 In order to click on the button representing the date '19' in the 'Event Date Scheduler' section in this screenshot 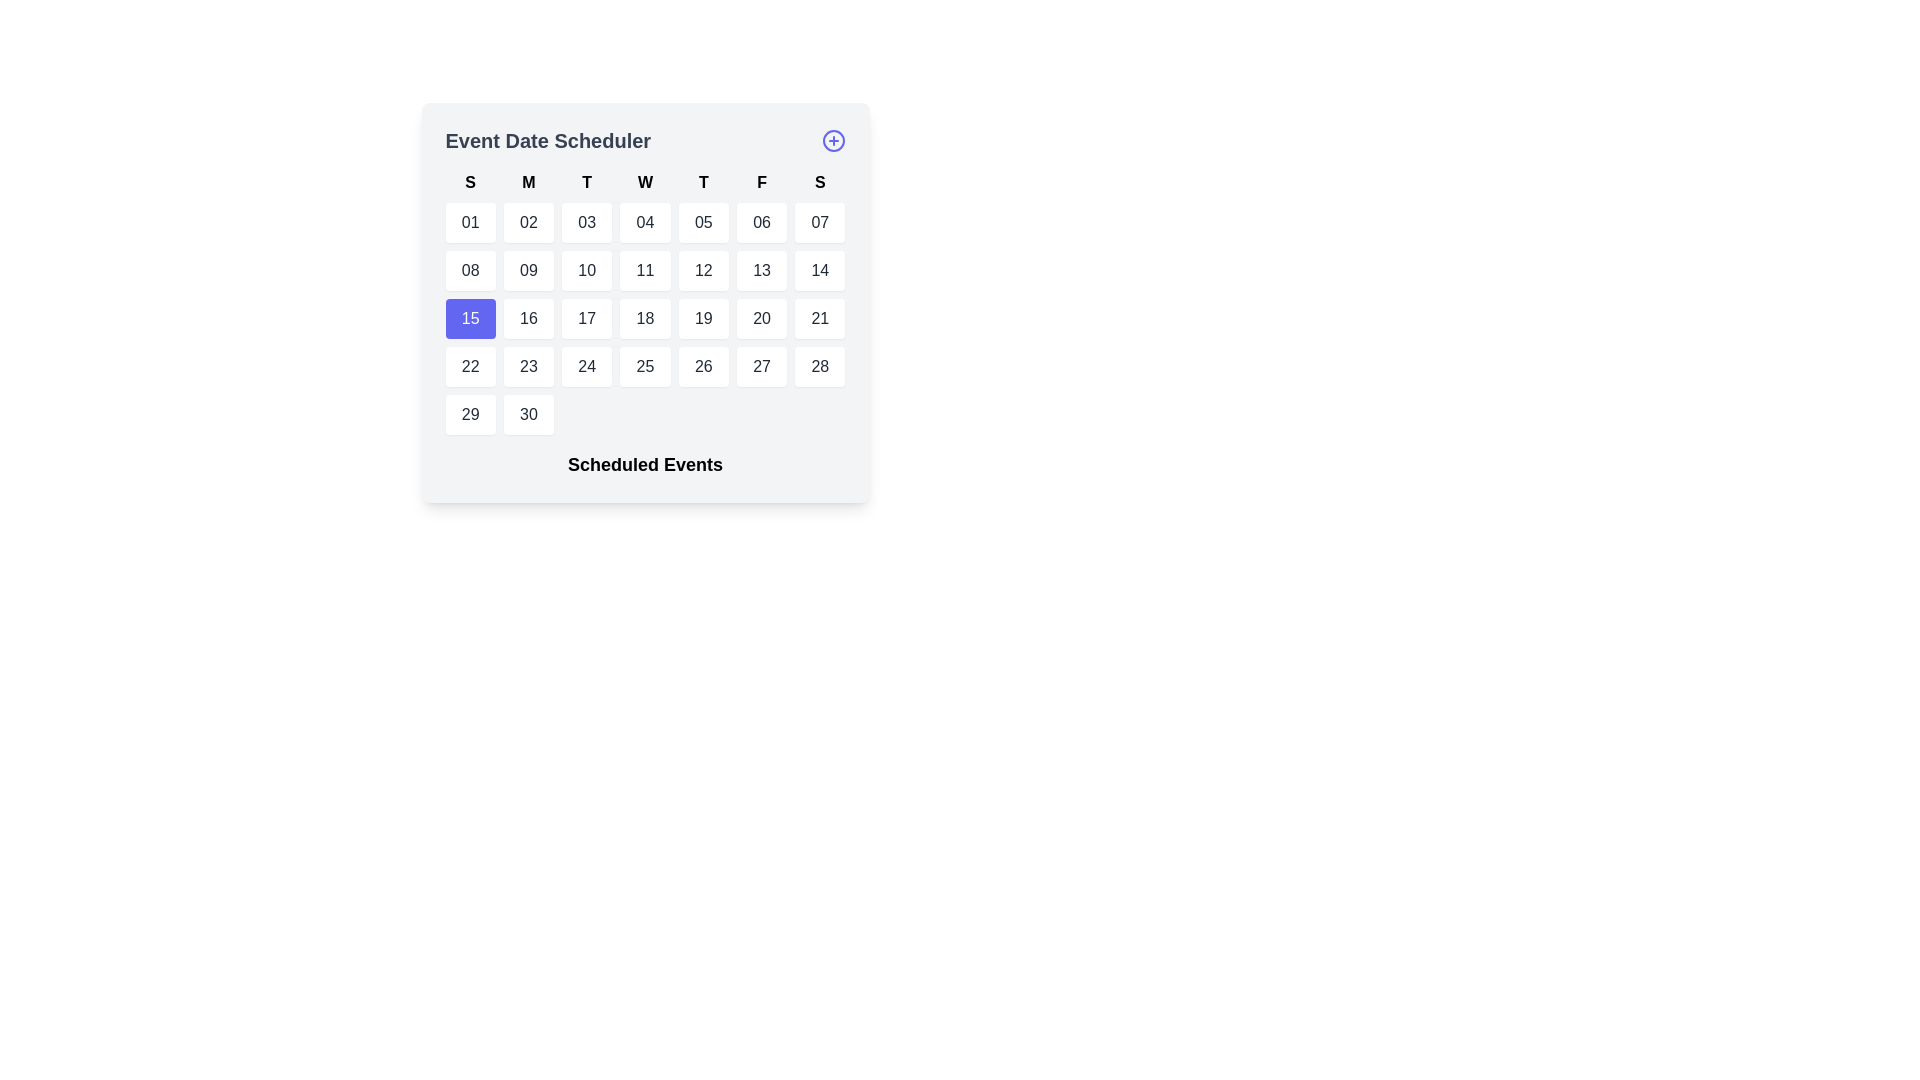, I will do `click(703, 318)`.